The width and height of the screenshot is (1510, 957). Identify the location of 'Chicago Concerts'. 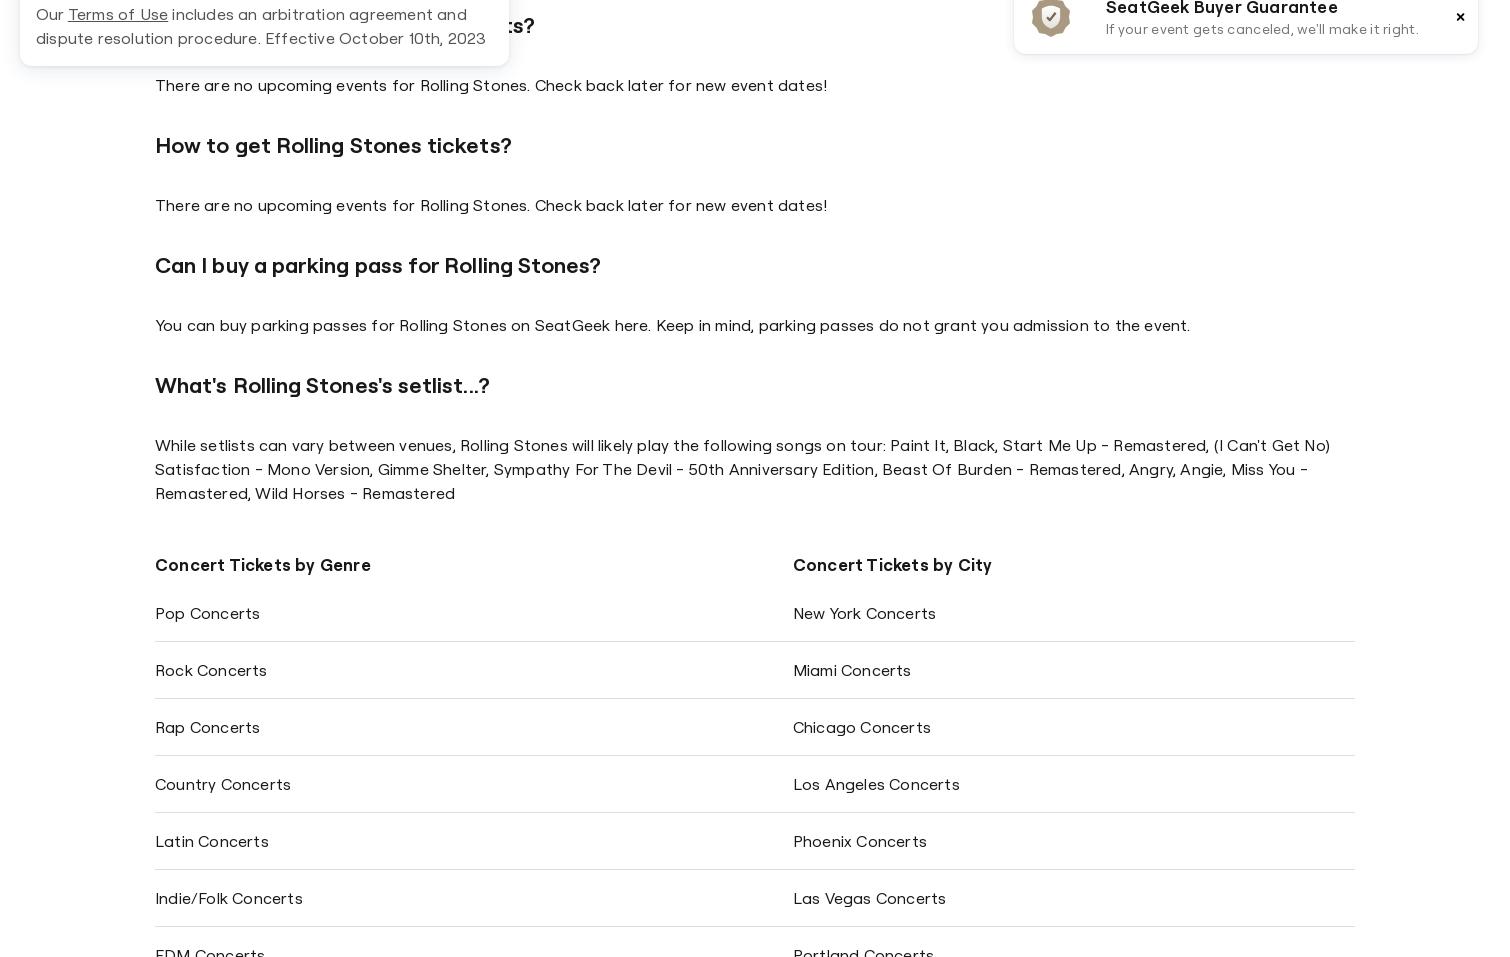
(861, 727).